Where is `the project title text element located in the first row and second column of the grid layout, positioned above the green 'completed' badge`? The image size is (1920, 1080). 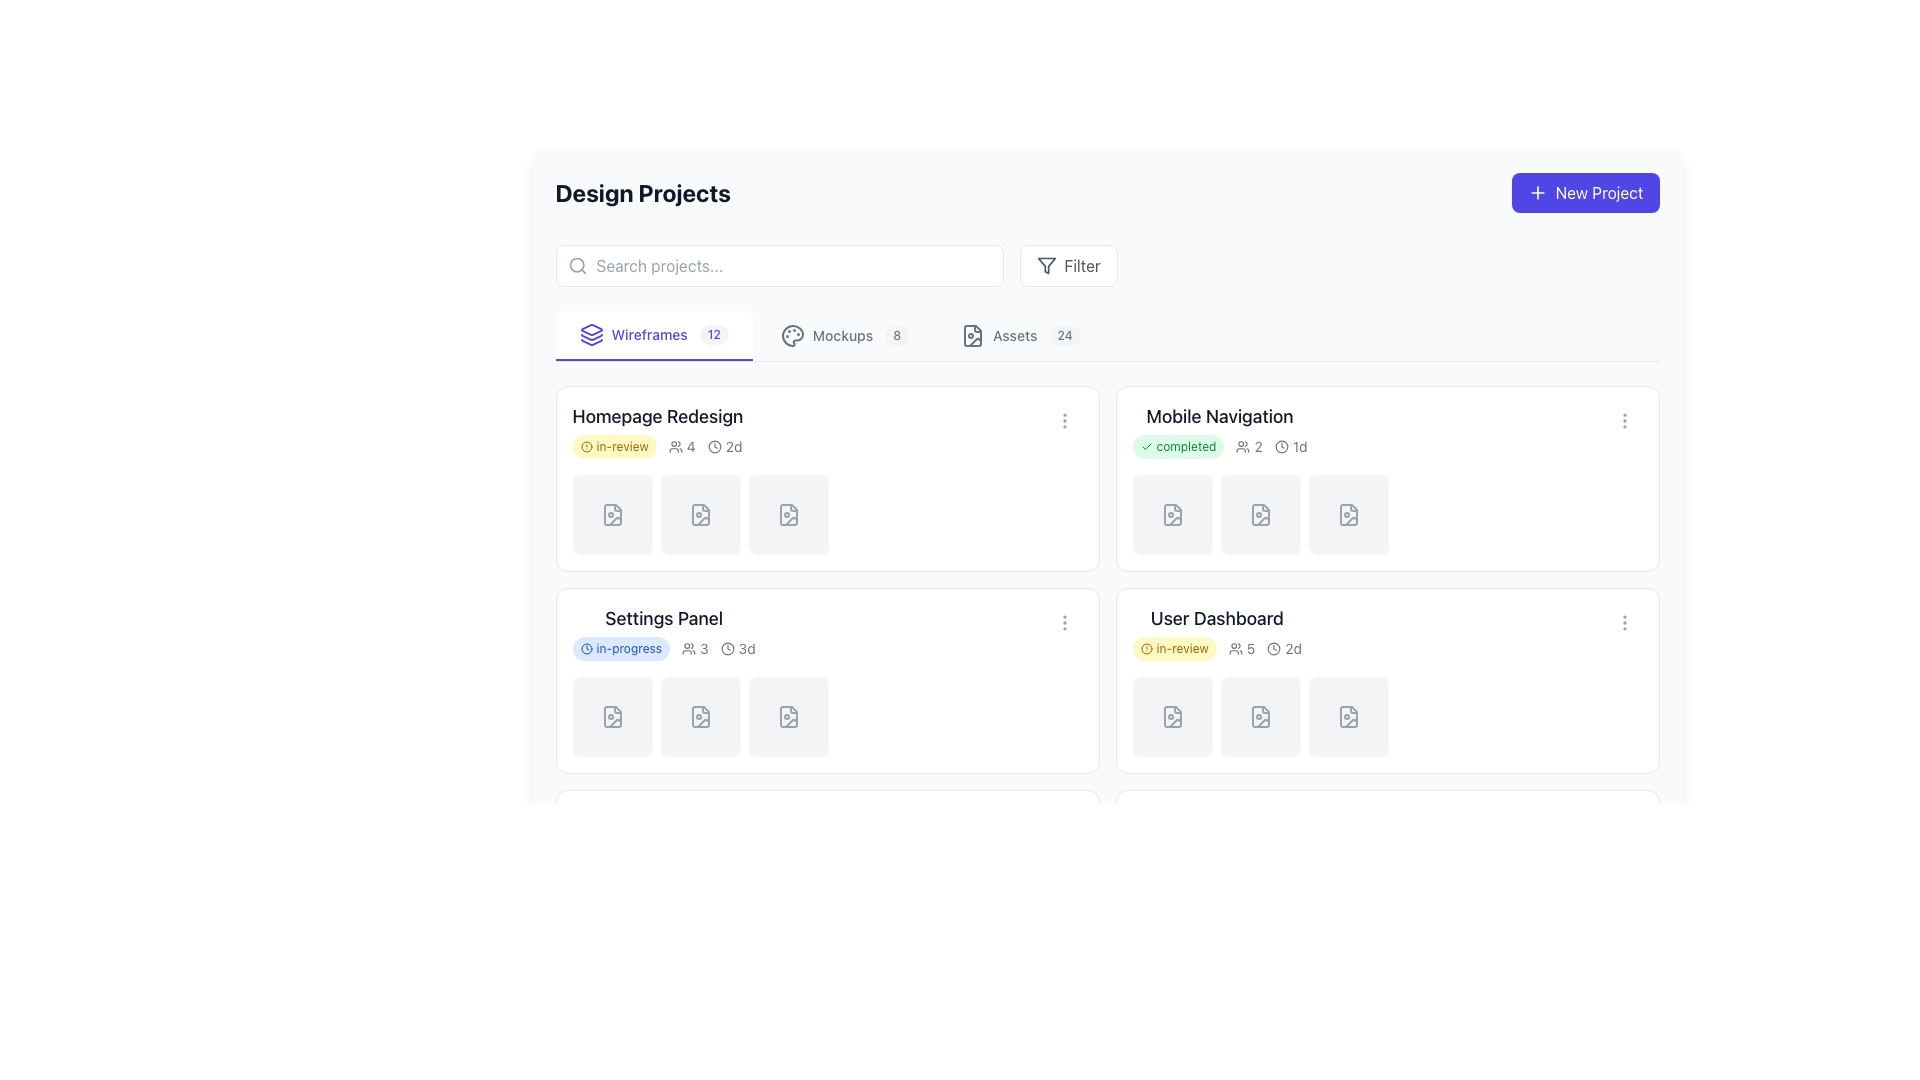 the project title text element located in the first row and second column of the grid layout, positioned above the green 'completed' badge is located at coordinates (1218, 415).